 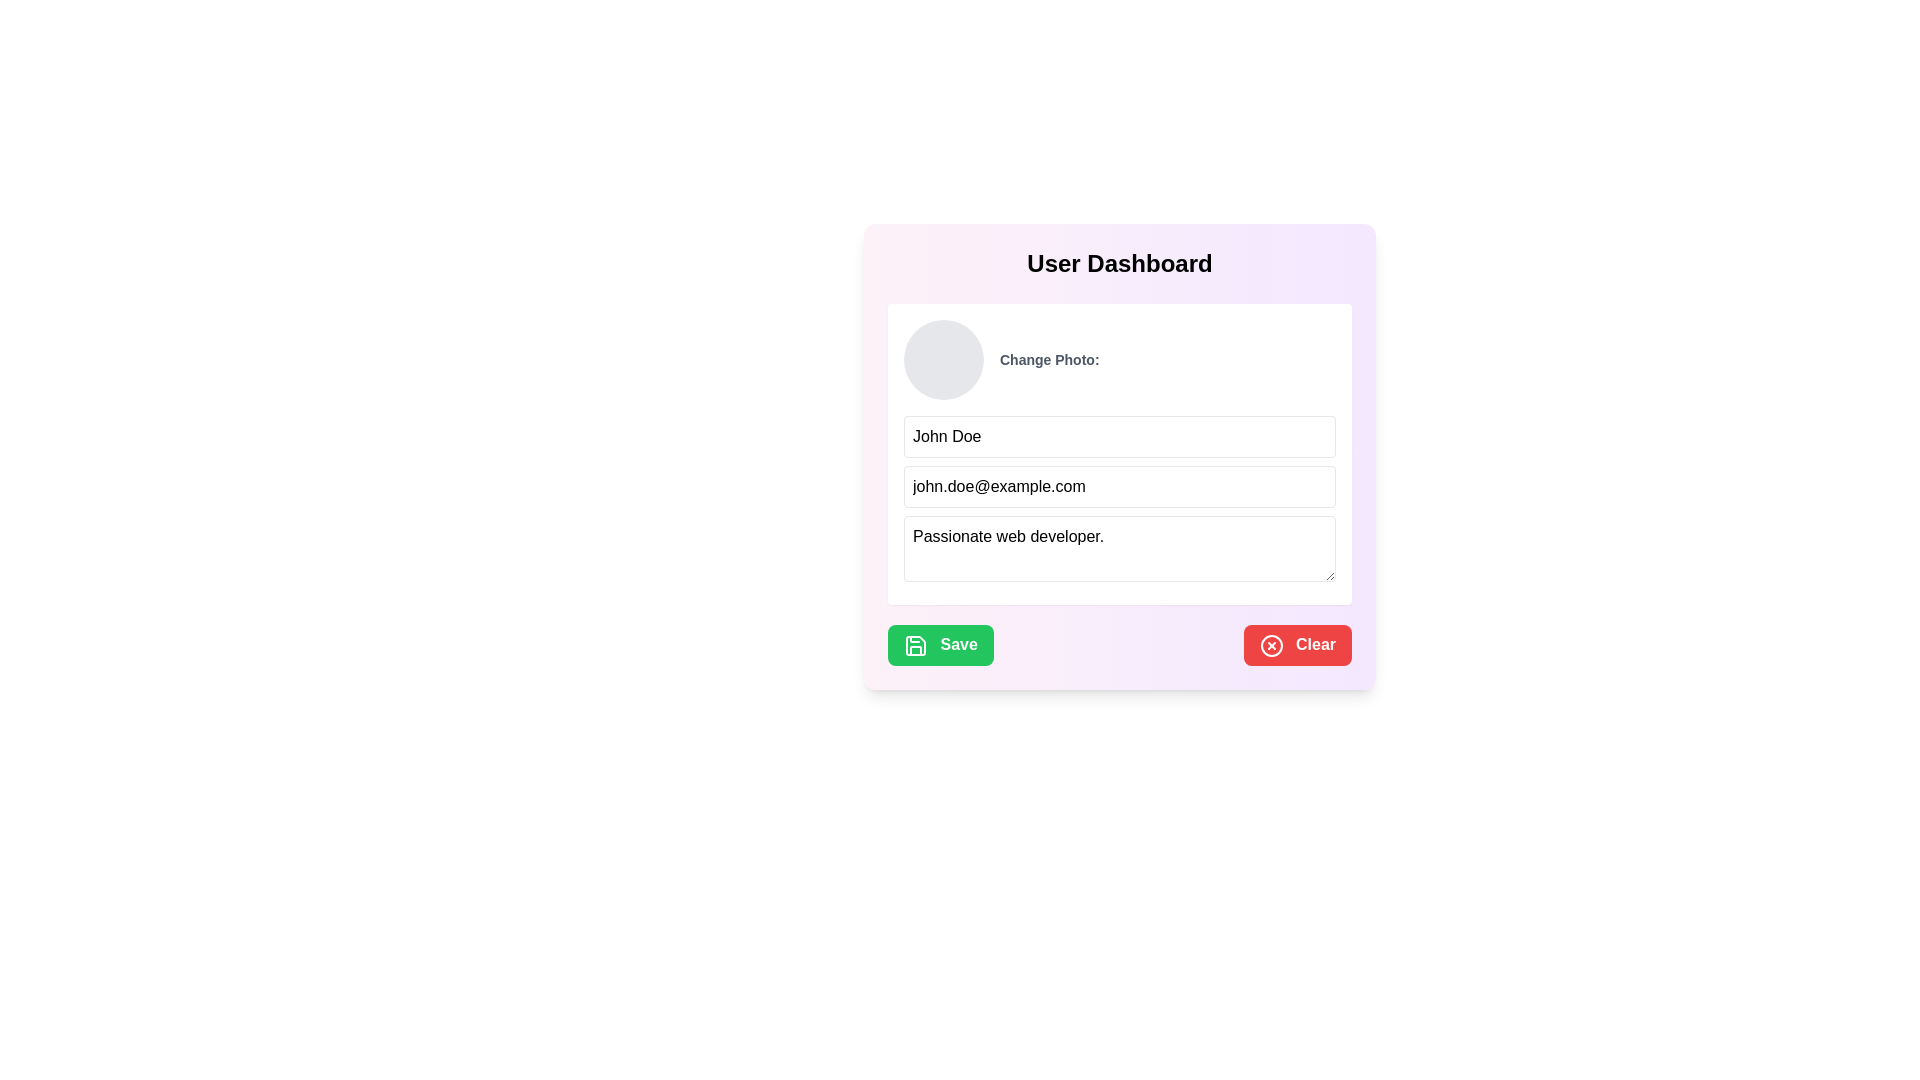 I want to click on the circular icon with a cross mark inside, located within the 'Clear' button at the bottom-right side of the user interface, so click(x=1270, y=645).